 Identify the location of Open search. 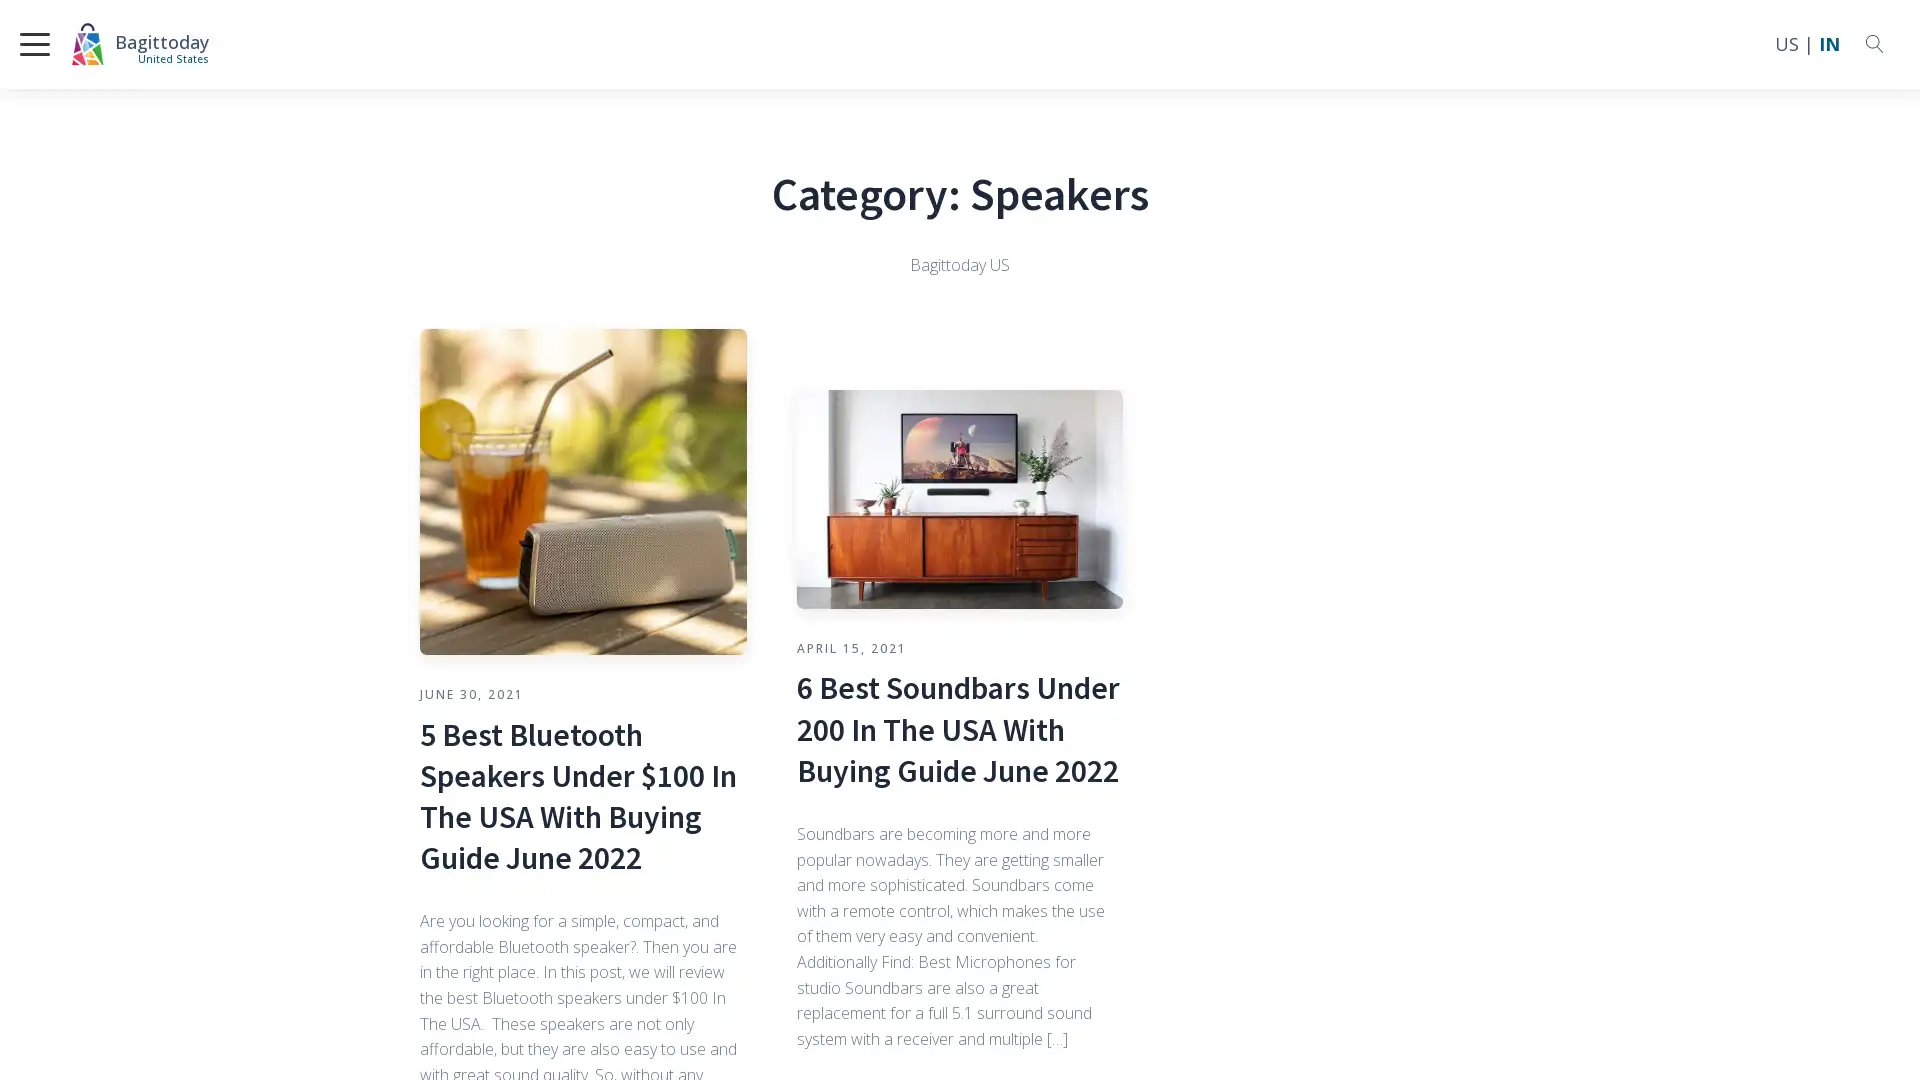
(1874, 43).